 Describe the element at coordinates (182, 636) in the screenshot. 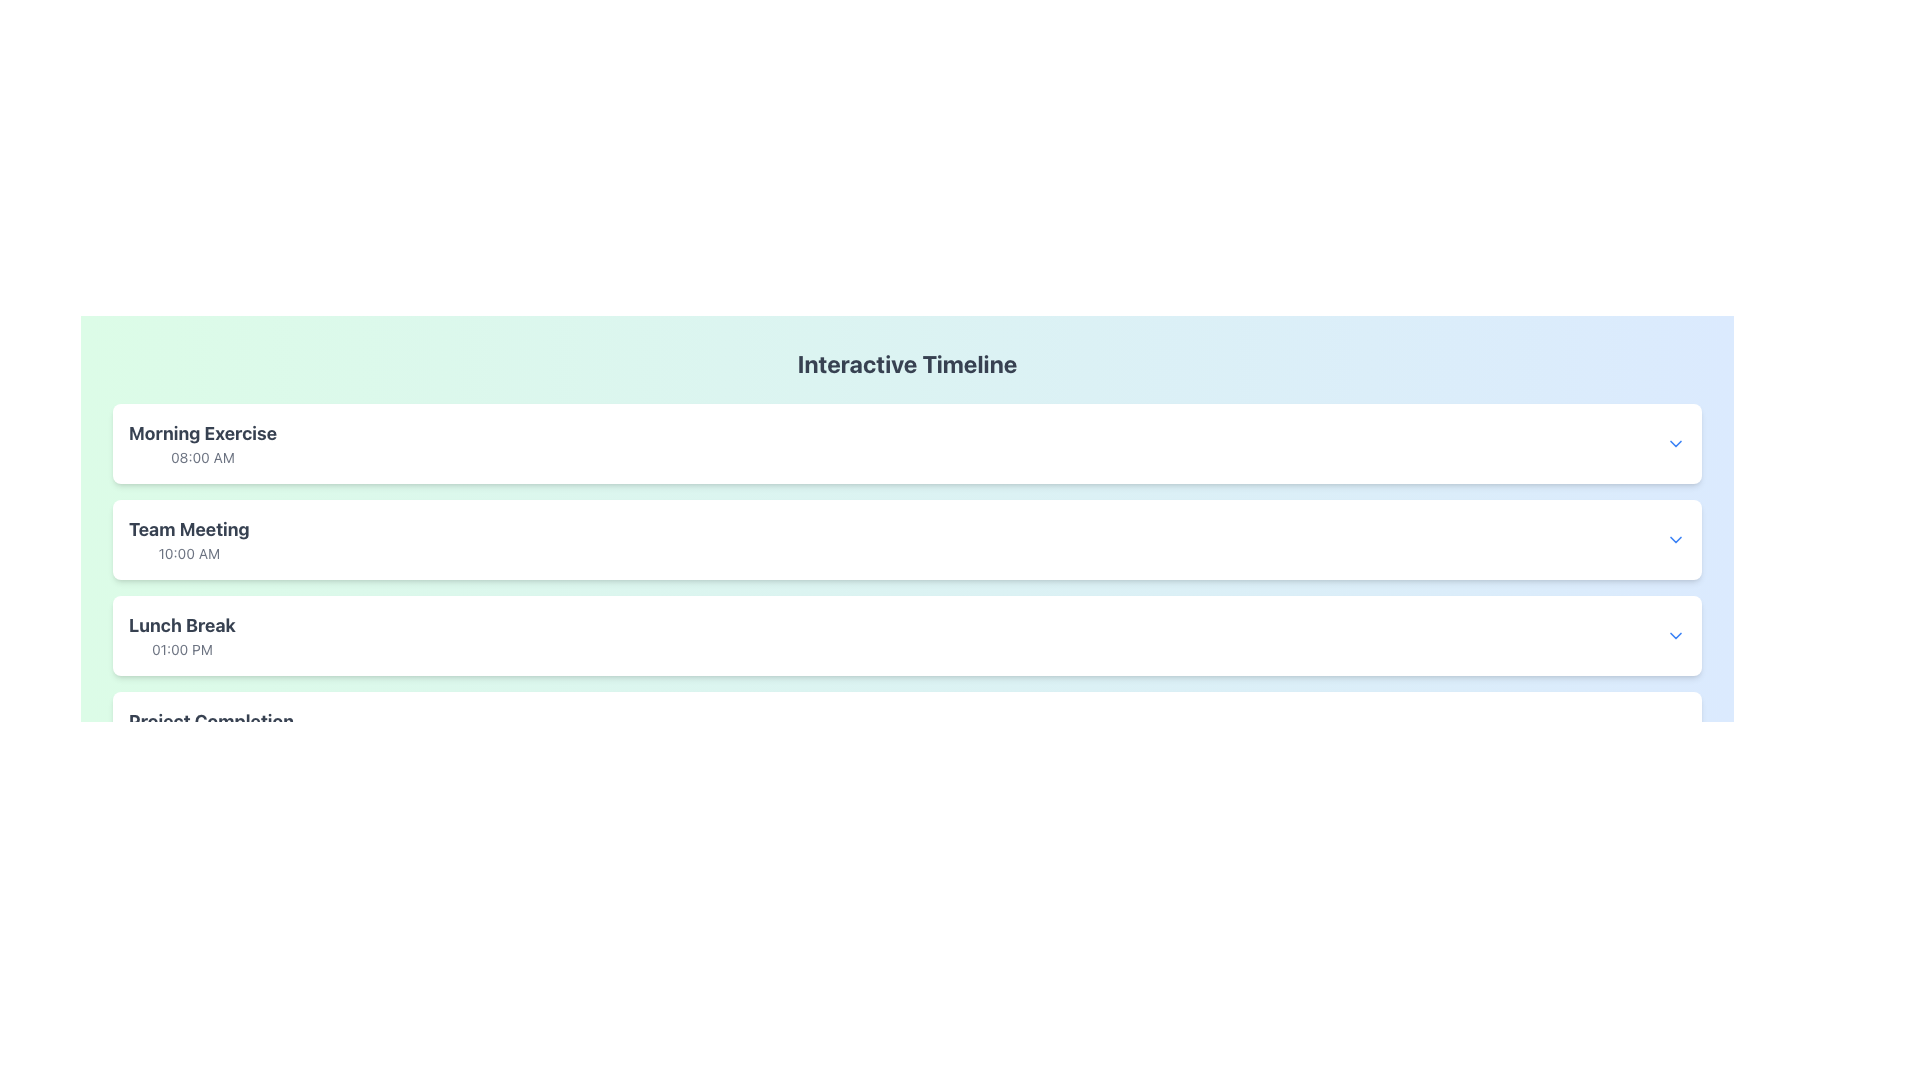

I see `the 'Lunch Break' text block element, which displays 'Lunch Break' in bold and '01:00 PM' in a smaller font` at that location.